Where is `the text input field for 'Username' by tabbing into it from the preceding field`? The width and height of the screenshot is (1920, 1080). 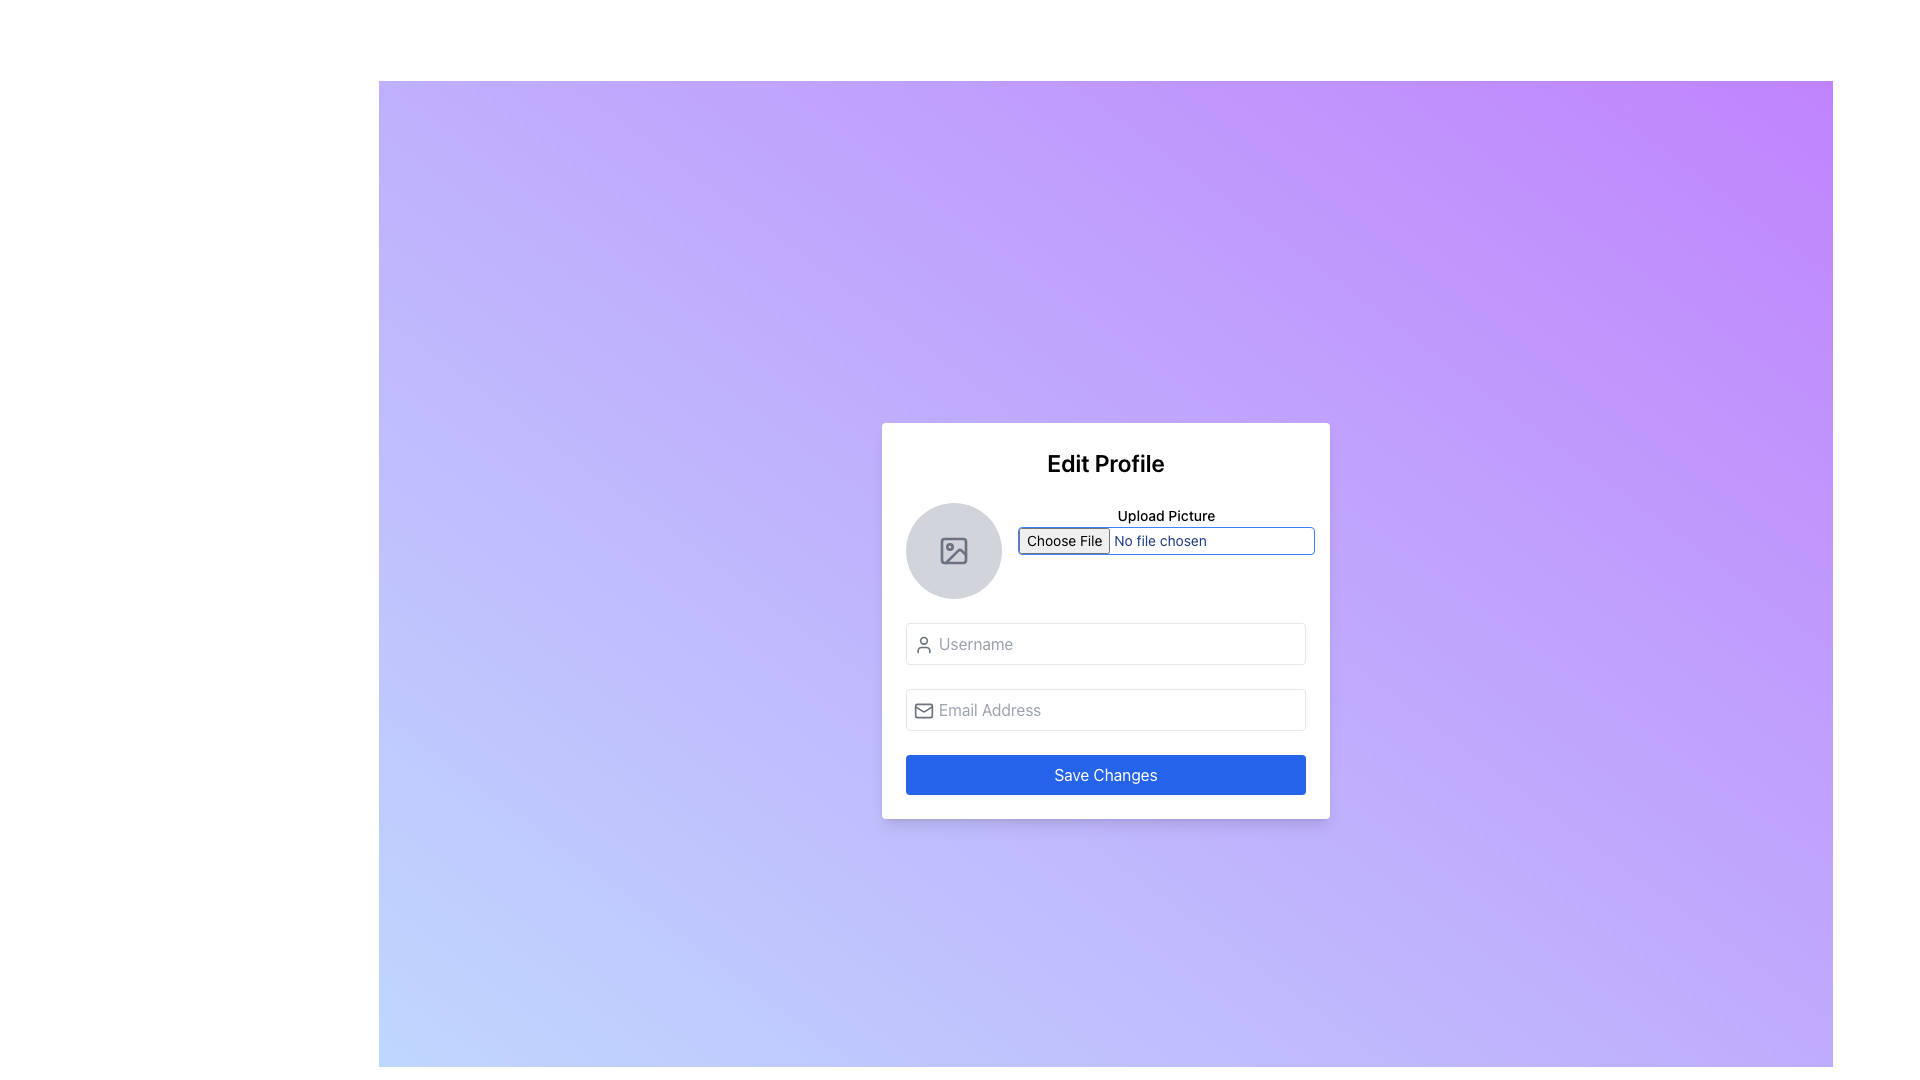 the text input field for 'Username' by tabbing into it from the preceding field is located at coordinates (1104, 644).